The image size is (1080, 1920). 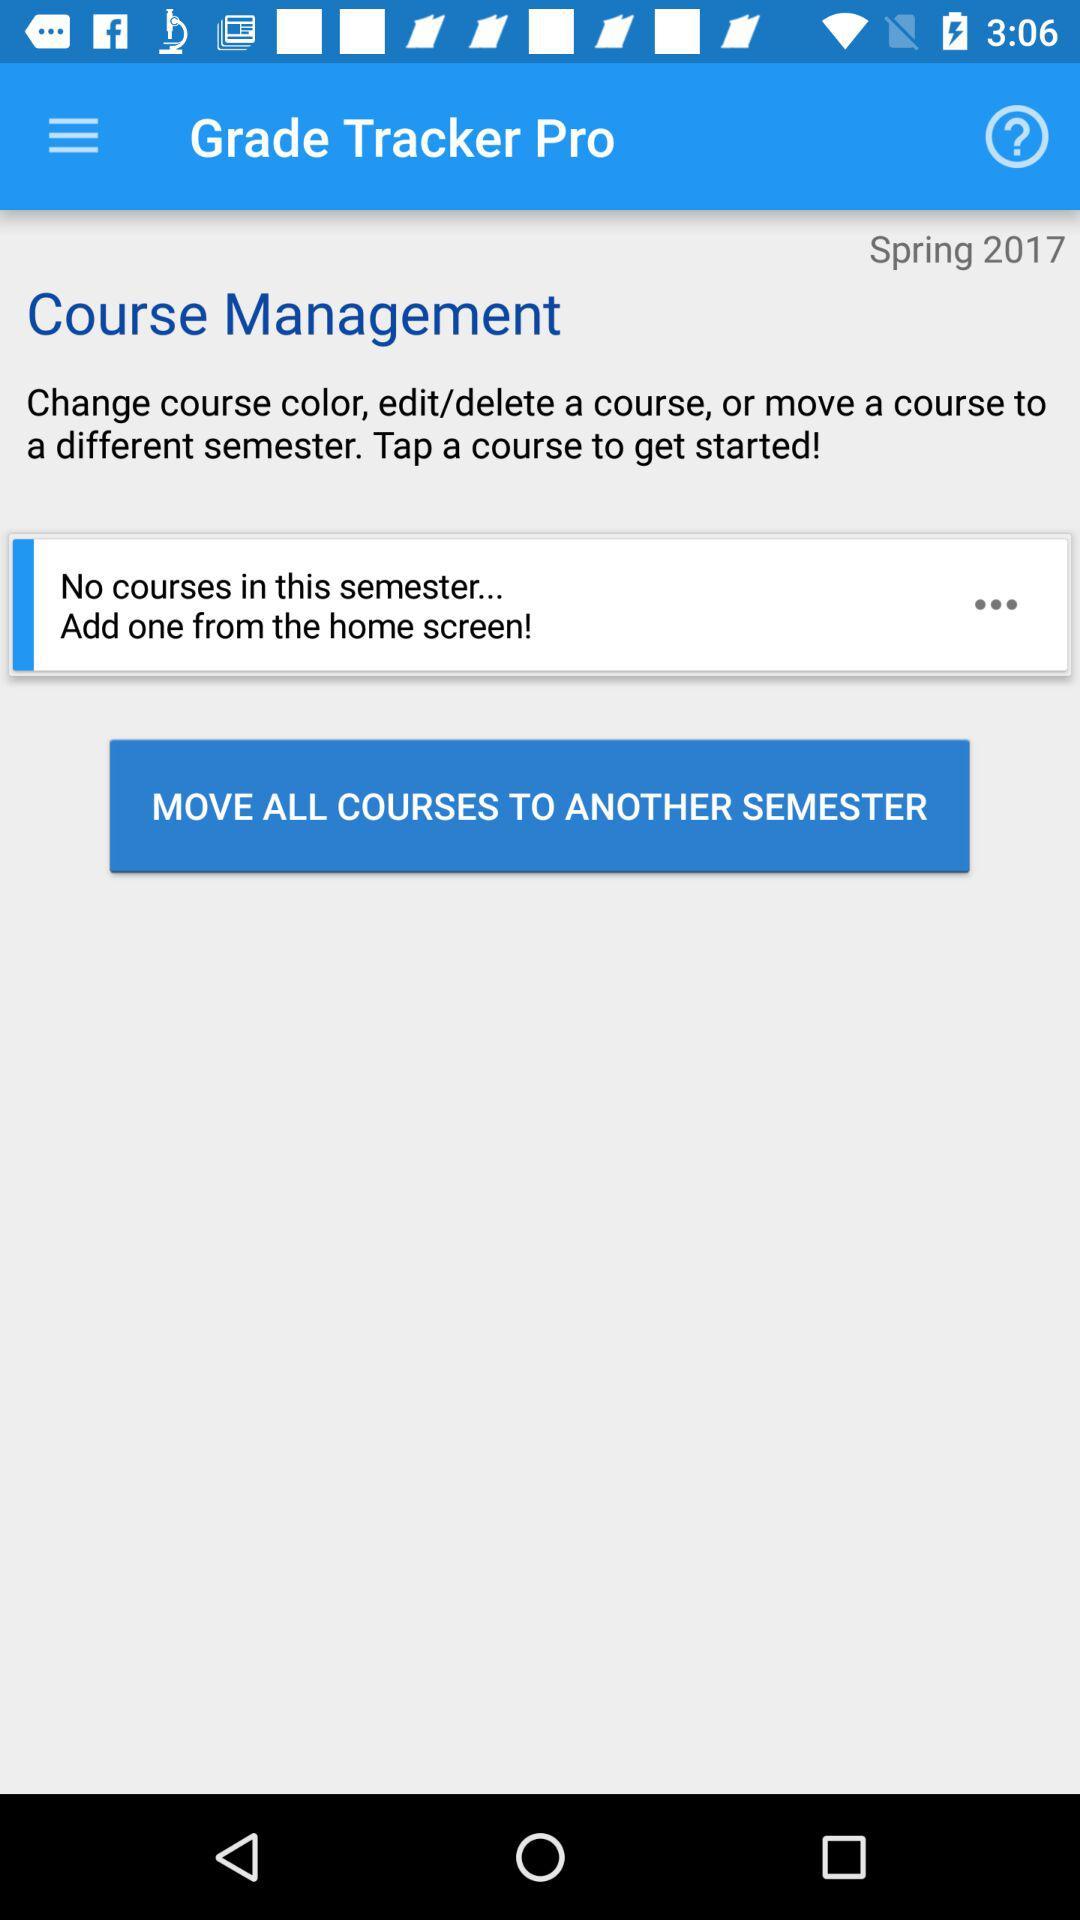 What do you see at coordinates (1017, 136) in the screenshot?
I see `the question mark icon on the top right corner` at bounding box center [1017, 136].